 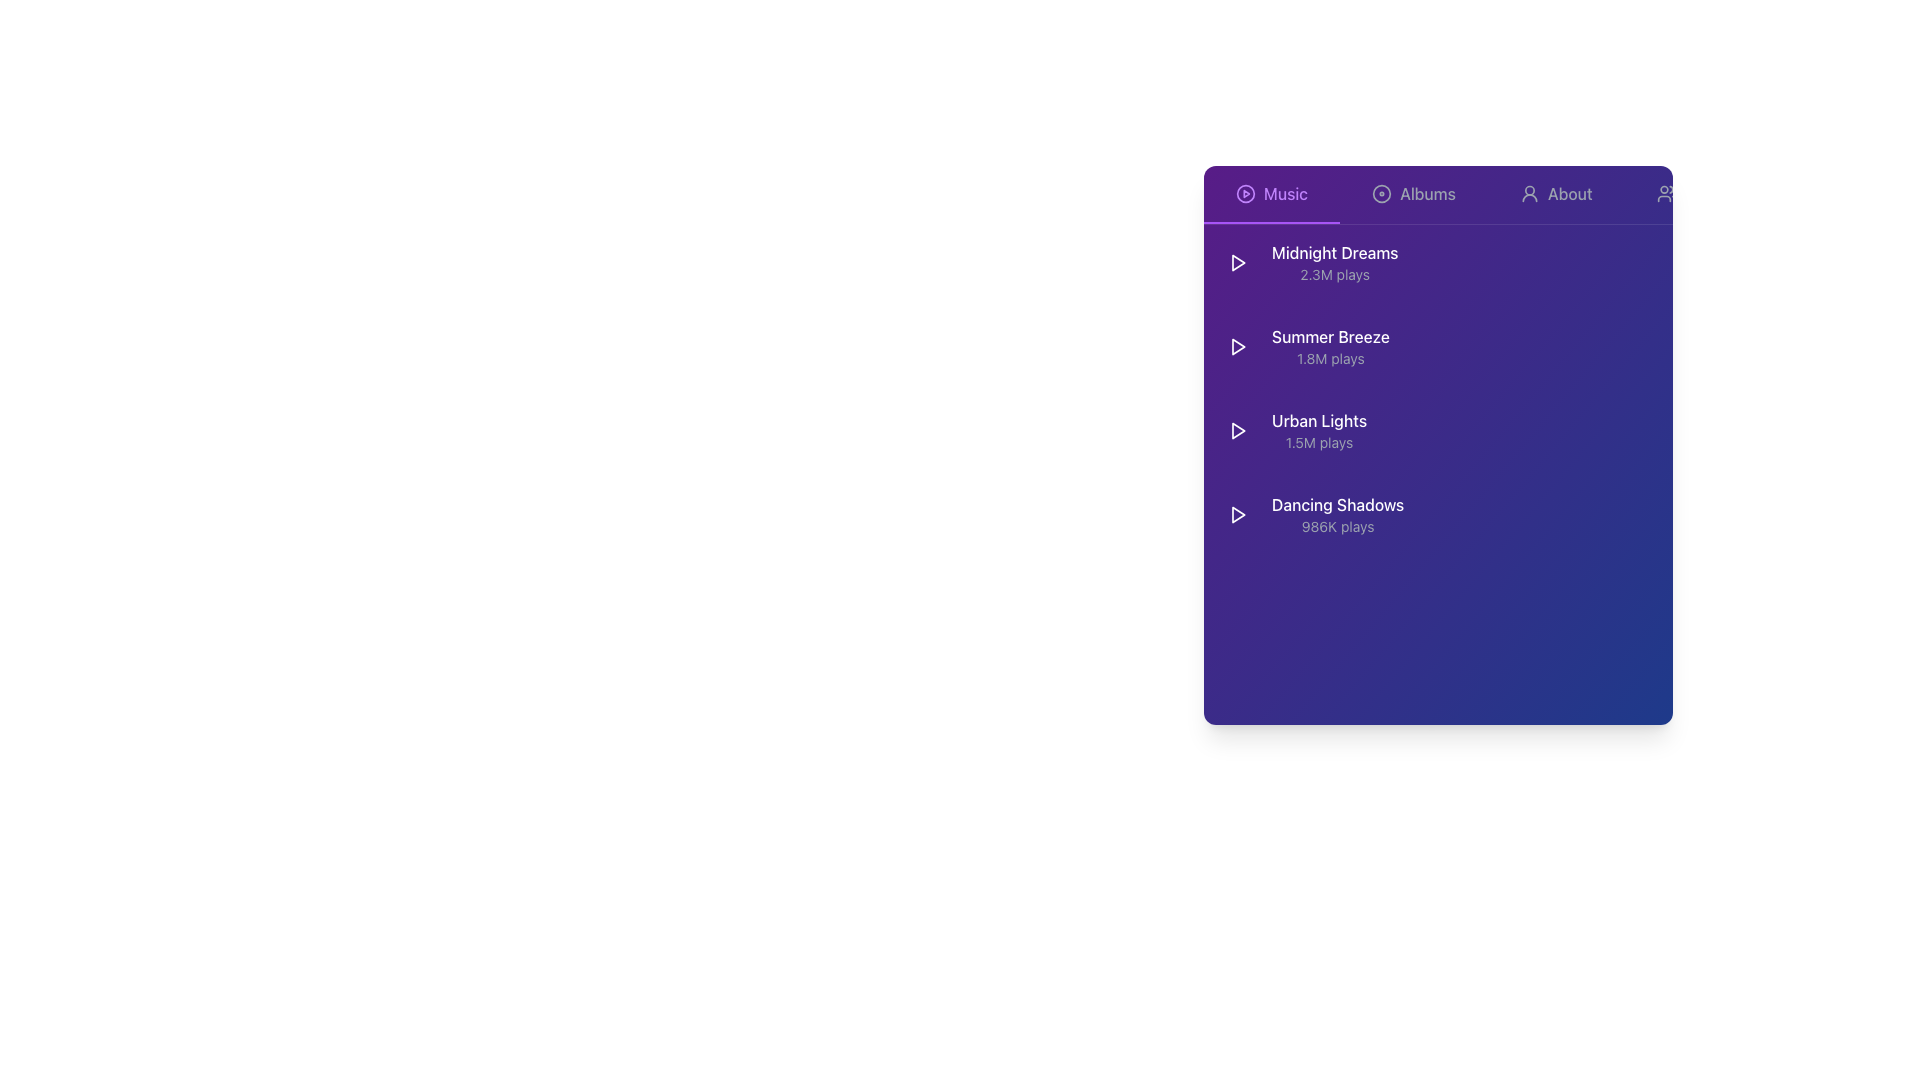 What do you see at coordinates (1330, 357) in the screenshot?
I see `the text label displaying '1.8M plays' which is located directly under the title 'Summer Breeze' in the second row of the track list` at bounding box center [1330, 357].